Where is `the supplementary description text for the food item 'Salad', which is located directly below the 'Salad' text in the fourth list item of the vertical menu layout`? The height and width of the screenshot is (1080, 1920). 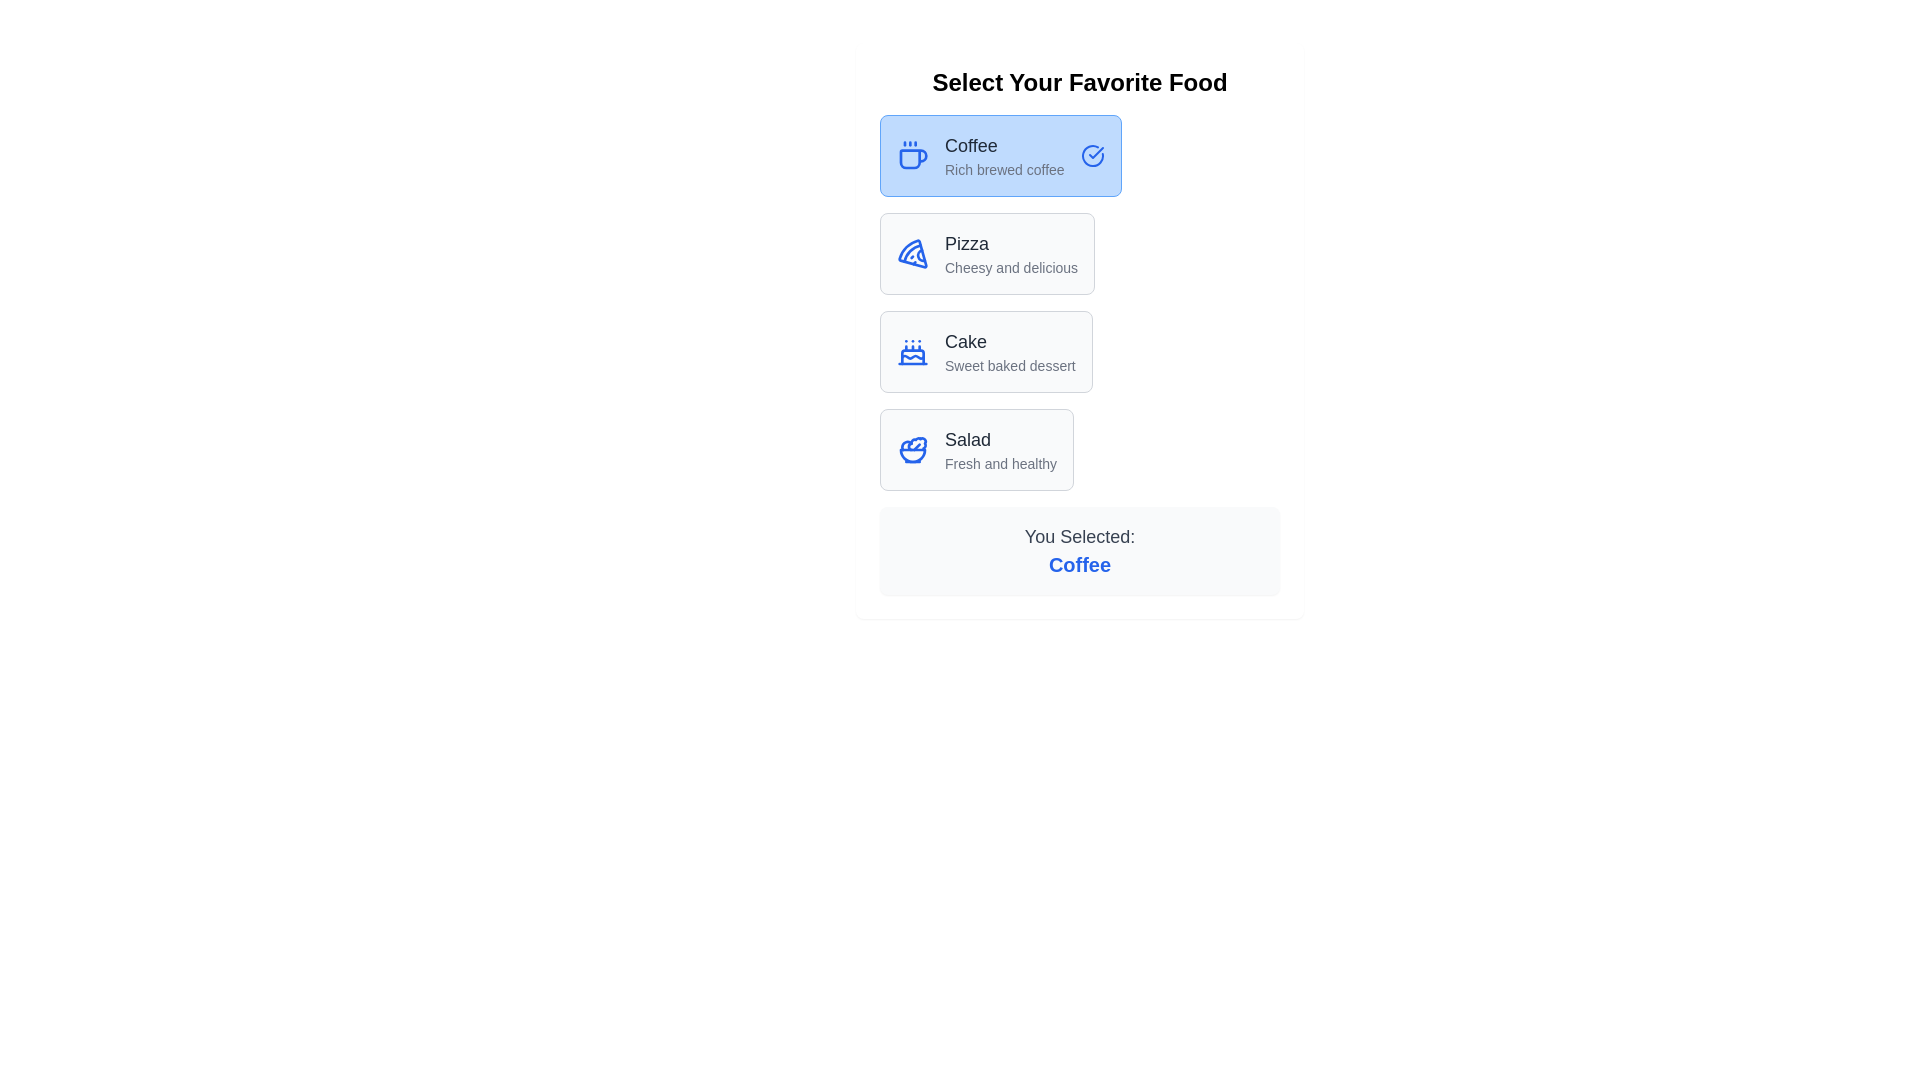
the supplementary description text for the food item 'Salad', which is located directly below the 'Salad' text in the fourth list item of the vertical menu layout is located at coordinates (1001, 463).